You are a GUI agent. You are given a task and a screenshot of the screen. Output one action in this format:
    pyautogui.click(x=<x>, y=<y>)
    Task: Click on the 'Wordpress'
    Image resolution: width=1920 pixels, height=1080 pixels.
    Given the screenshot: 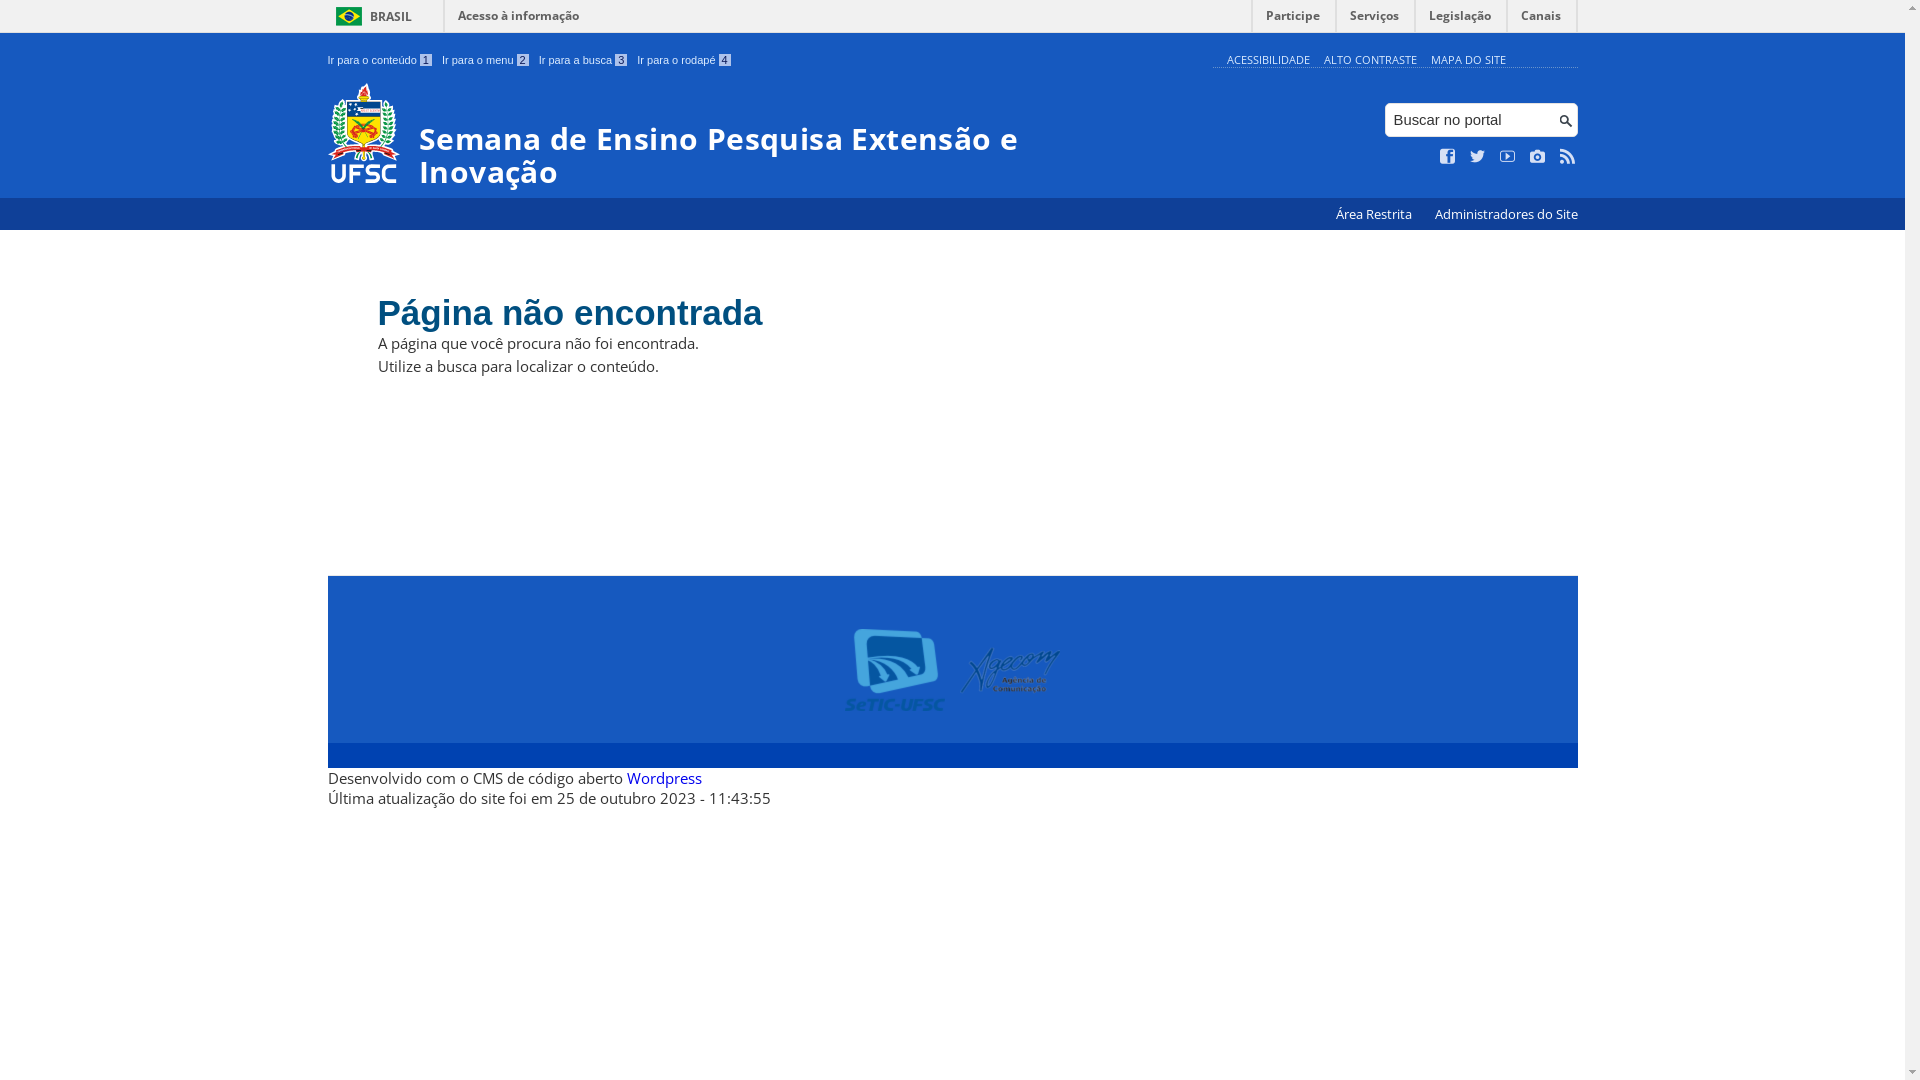 What is the action you would take?
    pyautogui.click(x=624, y=777)
    